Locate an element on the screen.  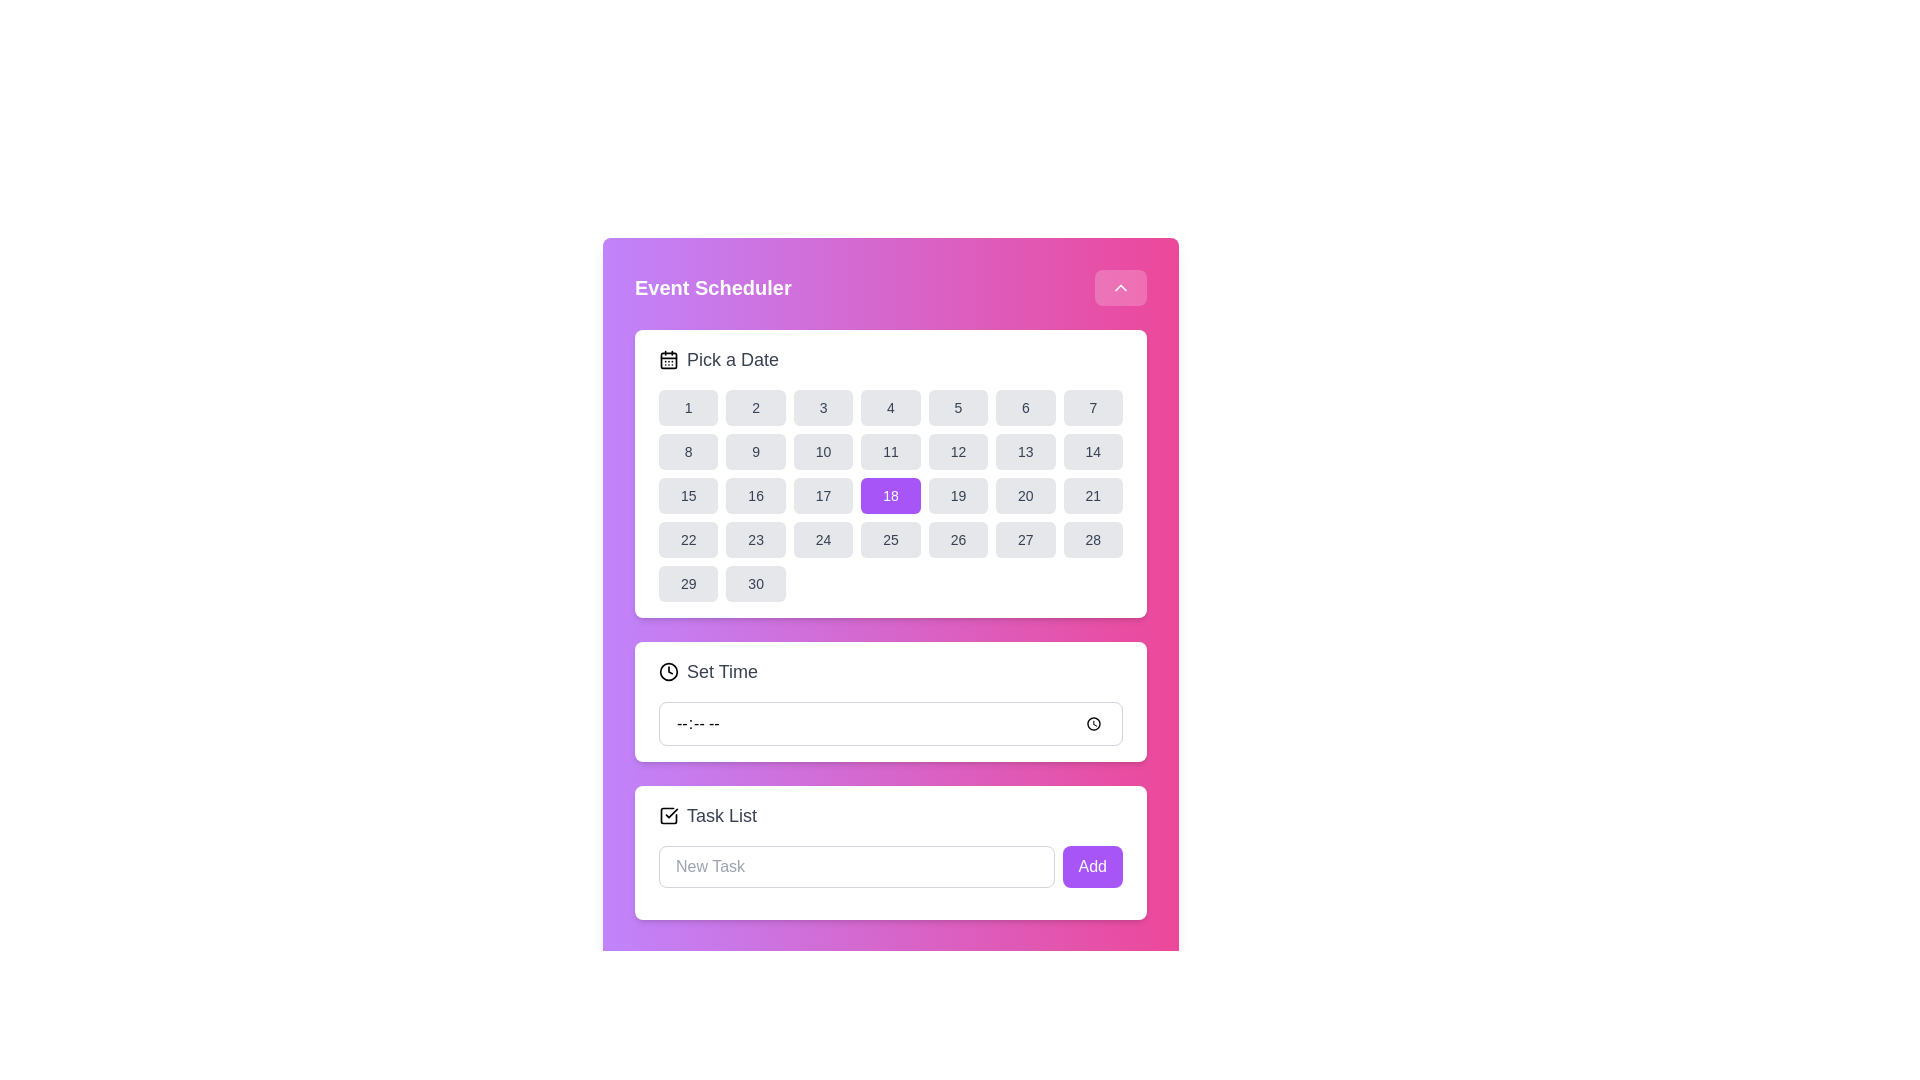
the button displaying the number '7' in the calendar grid of the 'Event Scheduler' interface is located at coordinates (1092, 407).